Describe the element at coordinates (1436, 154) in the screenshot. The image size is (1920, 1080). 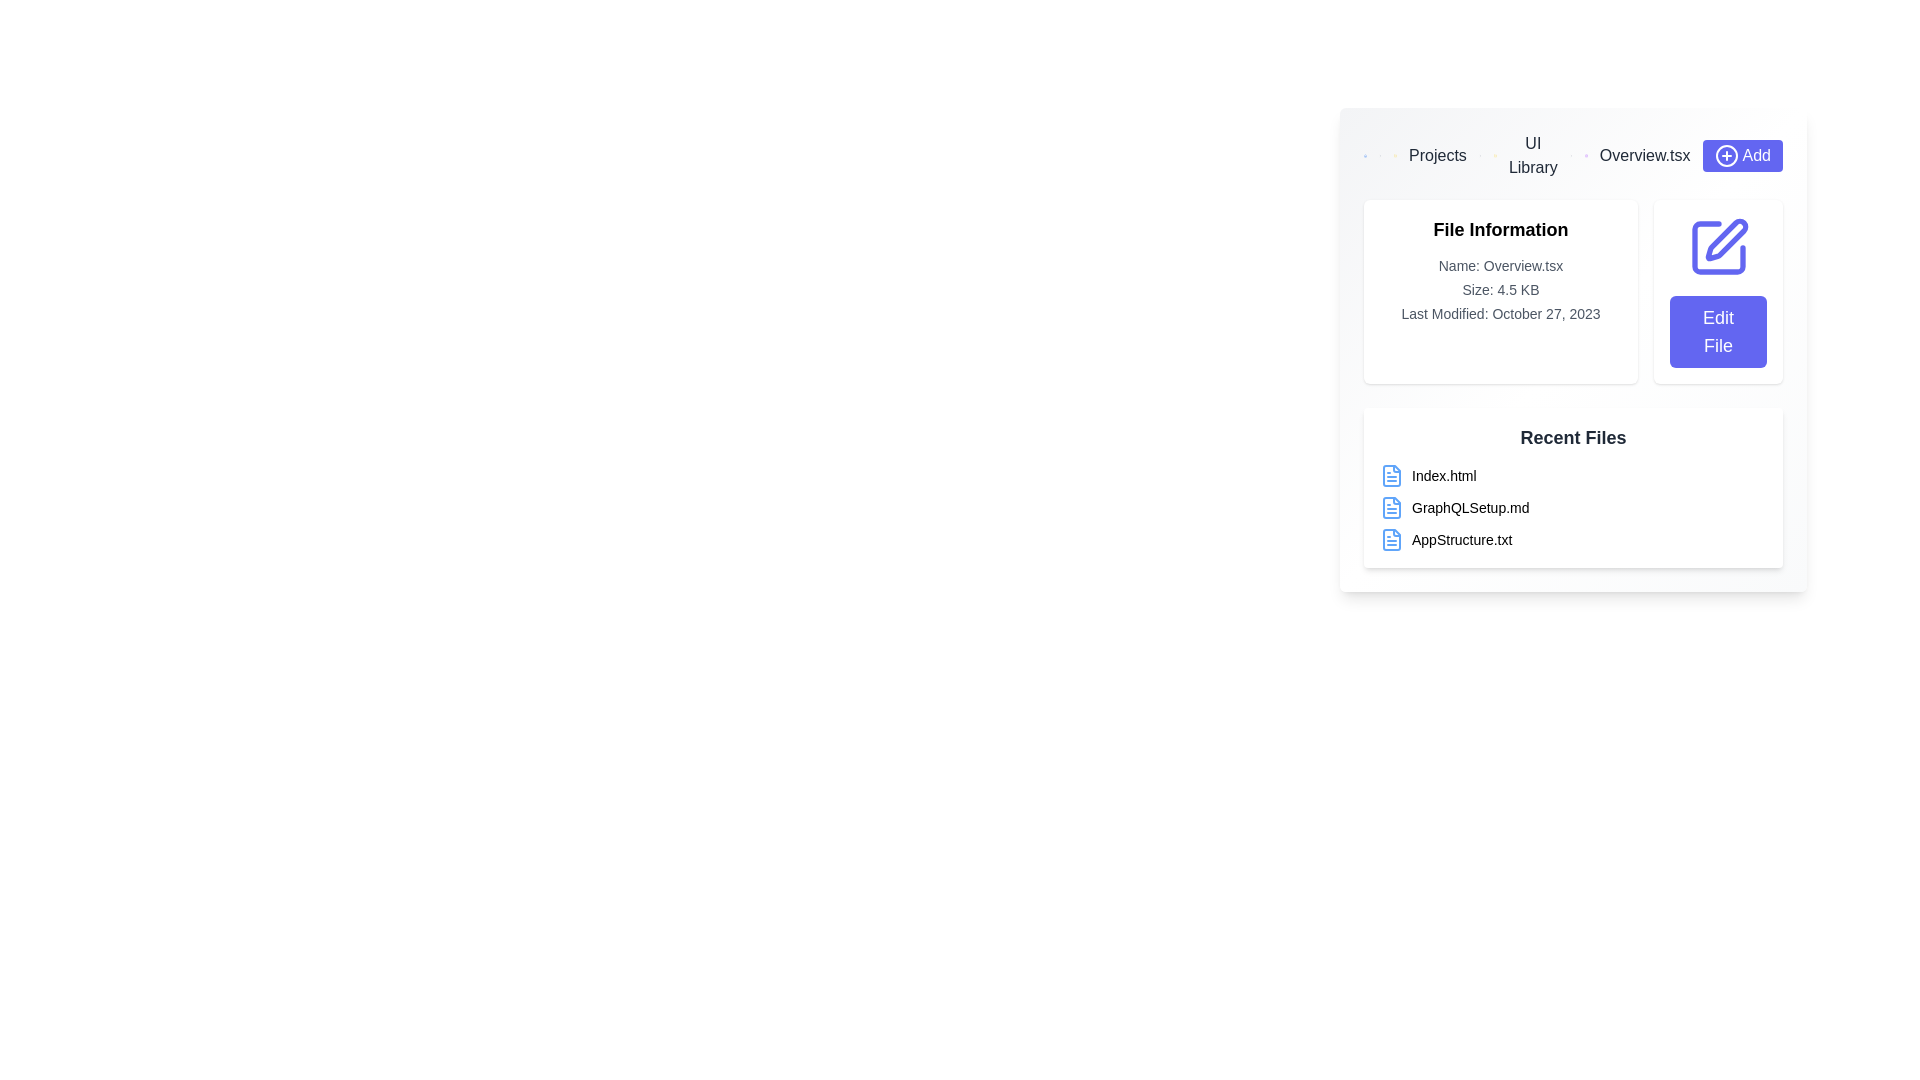
I see `the 'Projects' text label in the breadcrumb navigation bar` at that location.